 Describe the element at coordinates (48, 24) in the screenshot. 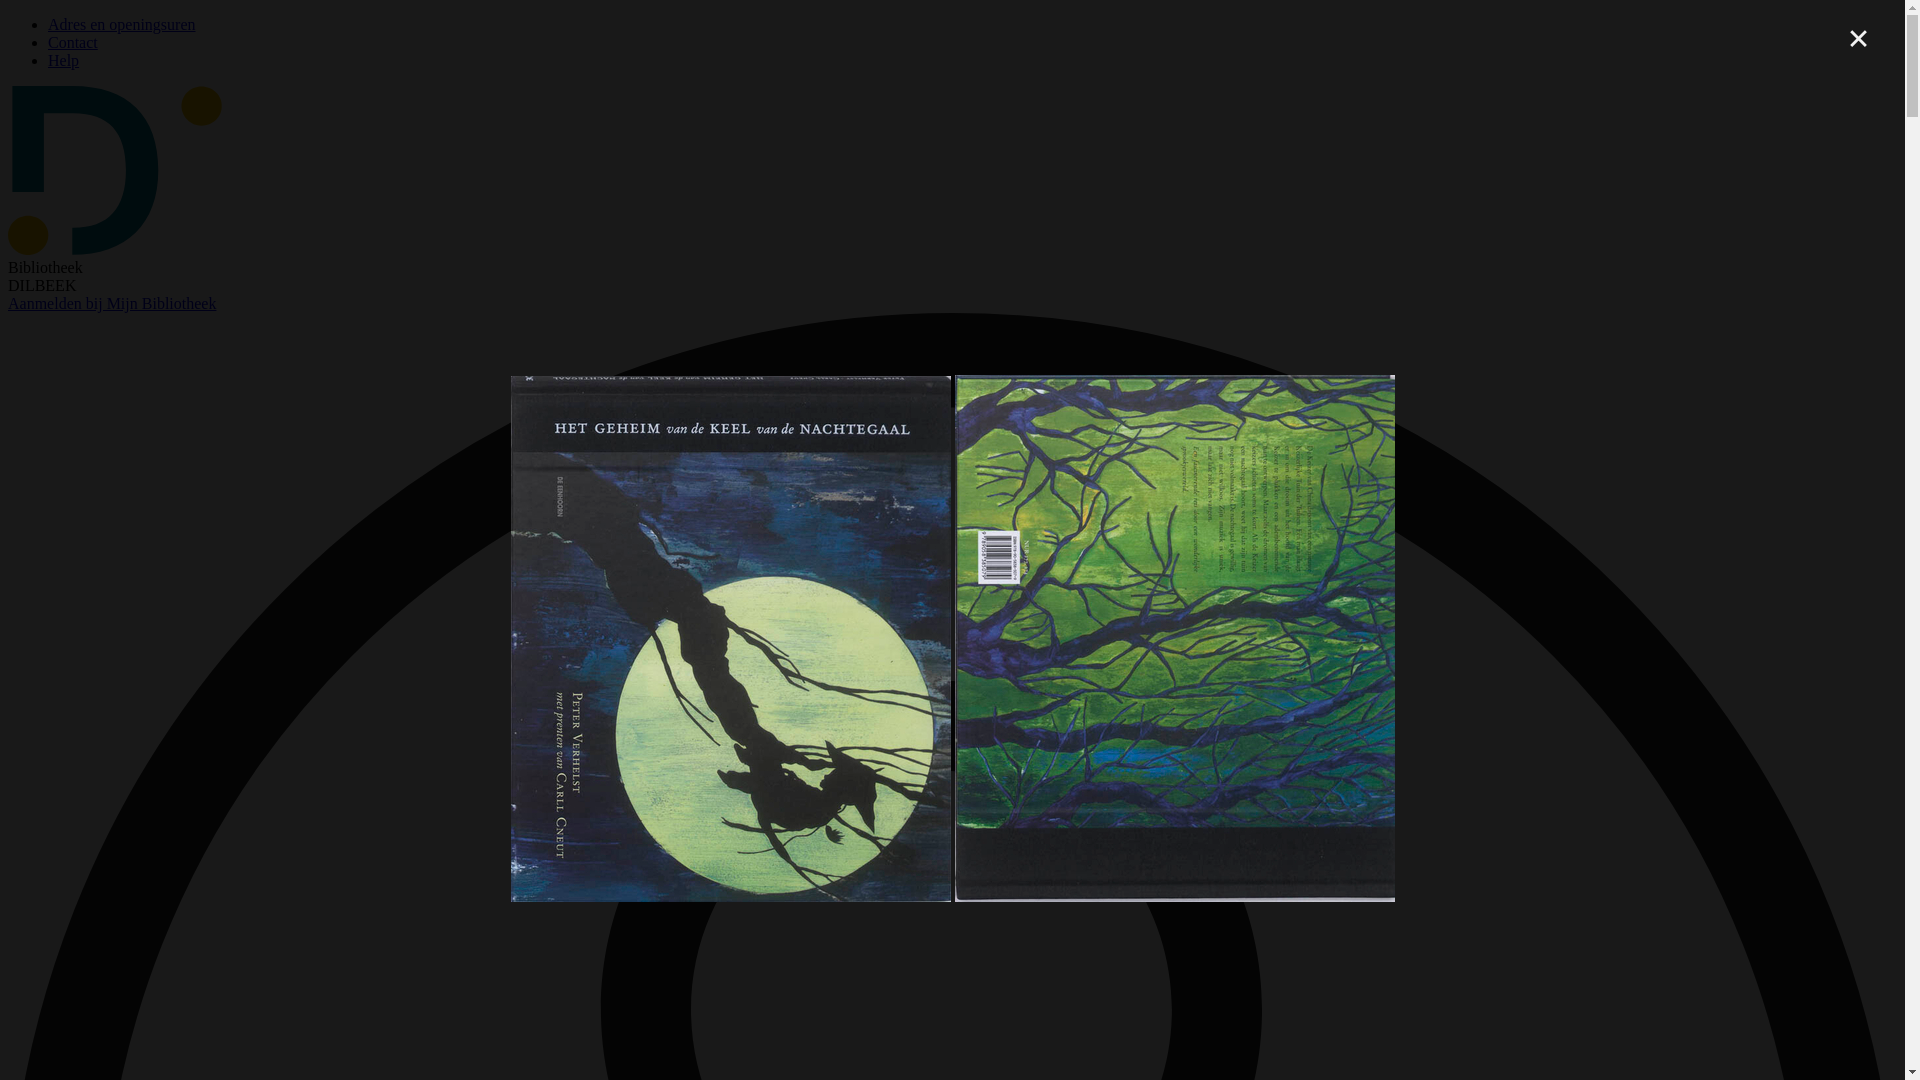

I see `'Adres en openingsuren'` at that location.